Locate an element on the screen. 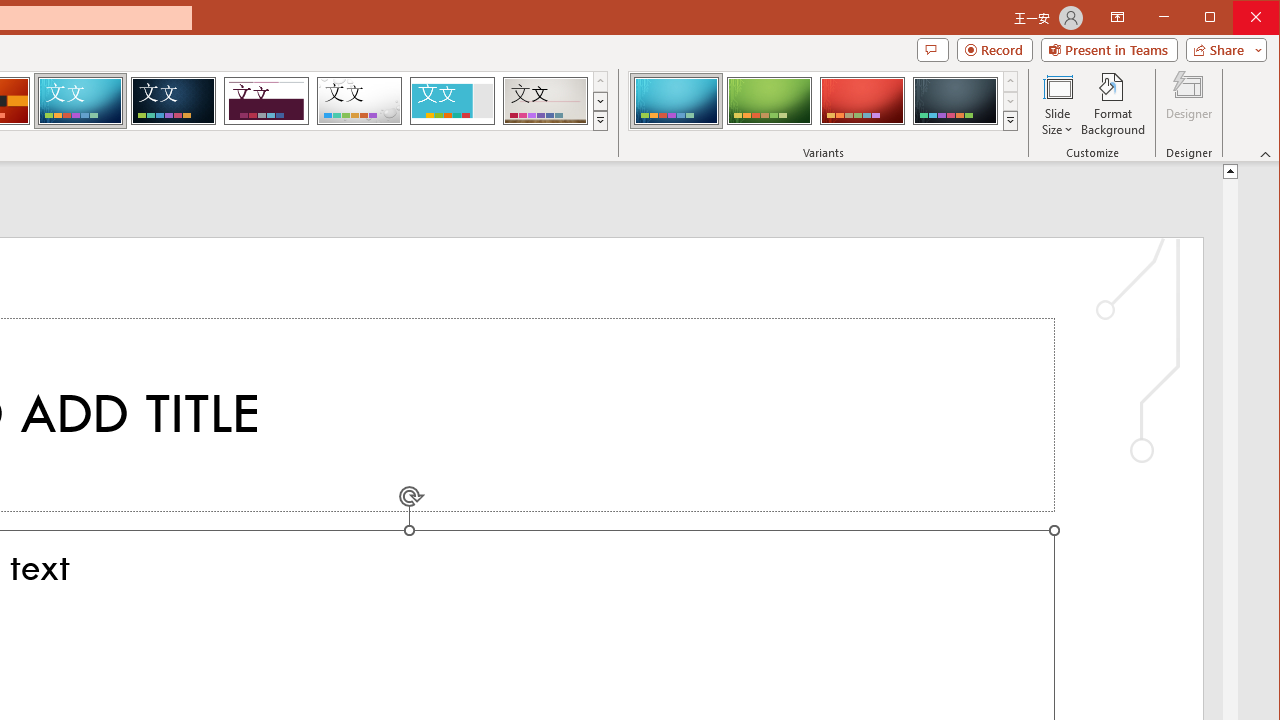  'AutomationID: ThemeVariantsGallery' is located at coordinates (824, 101).